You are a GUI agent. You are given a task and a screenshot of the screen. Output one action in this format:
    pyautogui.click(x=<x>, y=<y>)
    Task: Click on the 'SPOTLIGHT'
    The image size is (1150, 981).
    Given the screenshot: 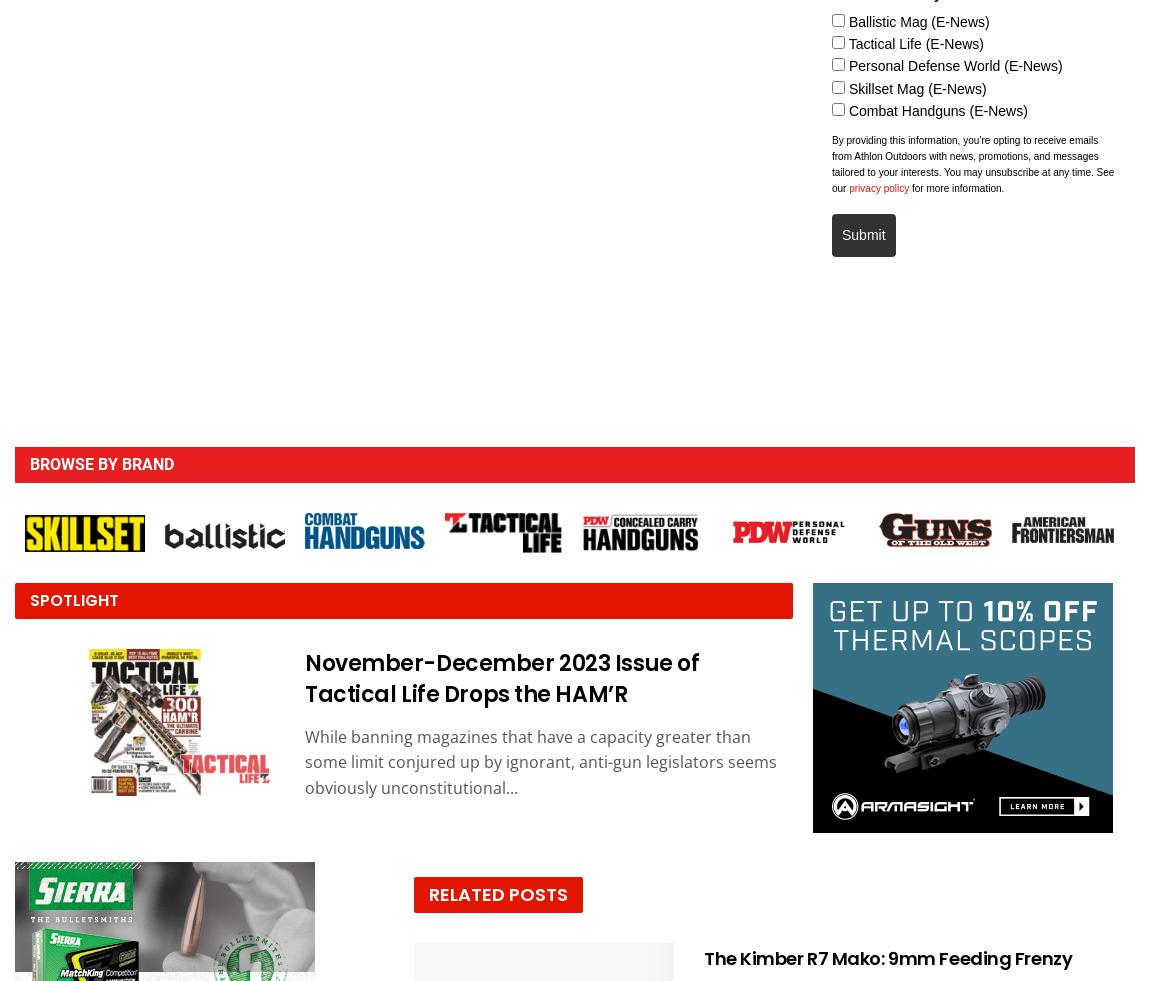 What is the action you would take?
    pyautogui.click(x=73, y=600)
    